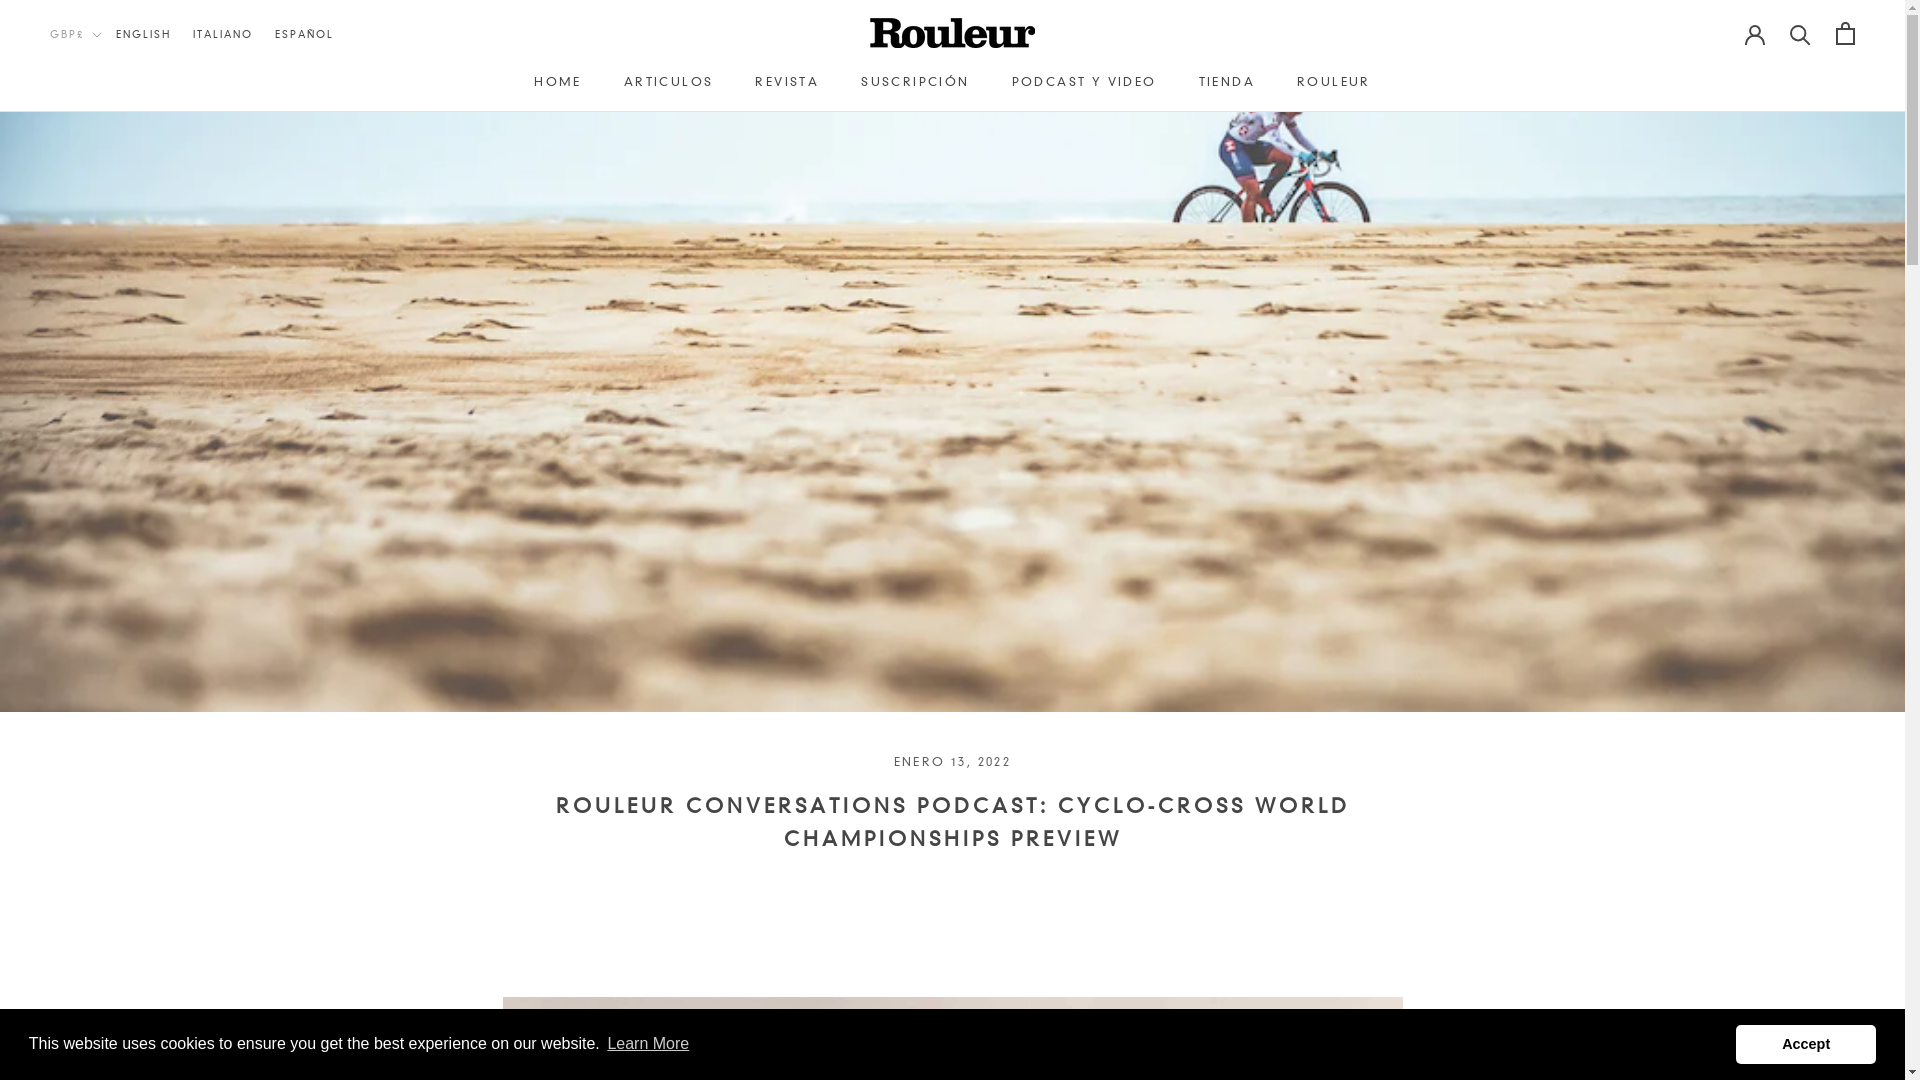 This screenshot has height=1080, width=1920. What do you see at coordinates (557, 80) in the screenshot?
I see `'HOME` at bounding box center [557, 80].